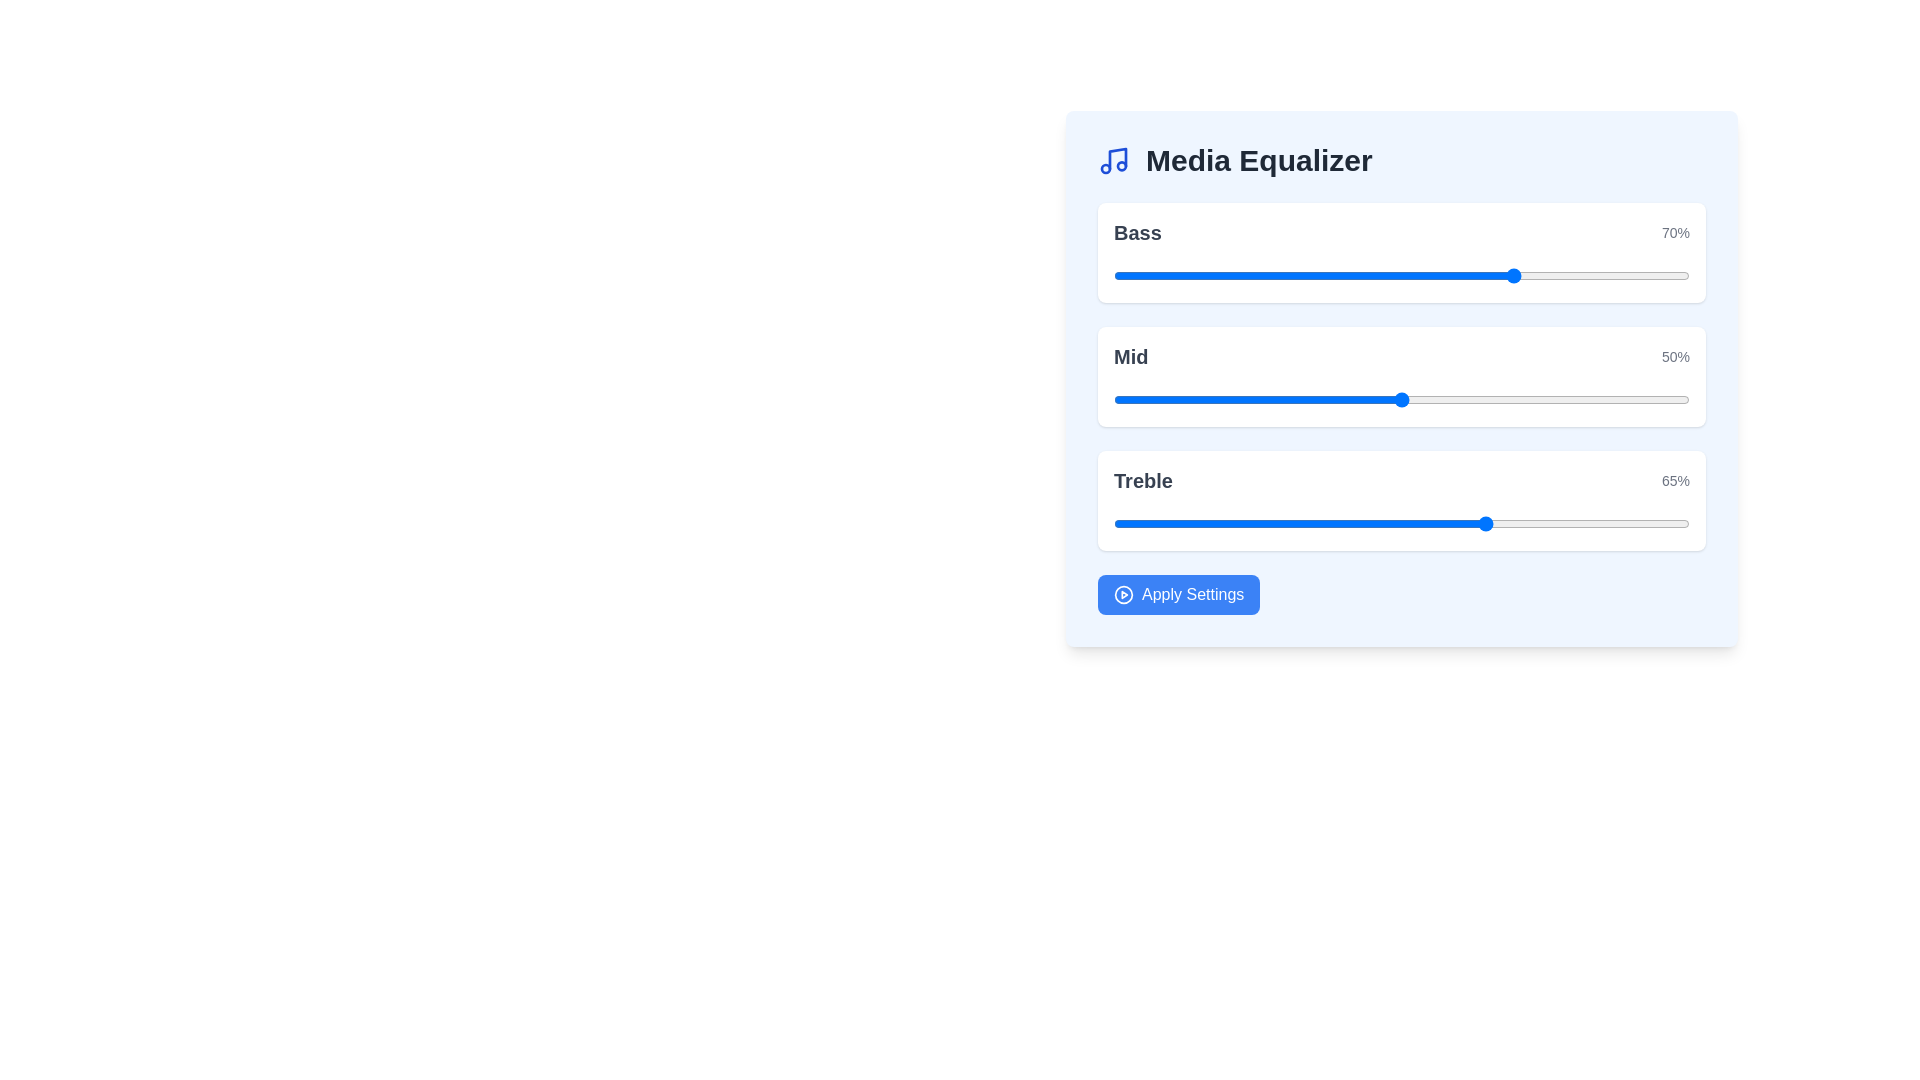  Describe the element at coordinates (1412, 523) in the screenshot. I see `treble` at that location.